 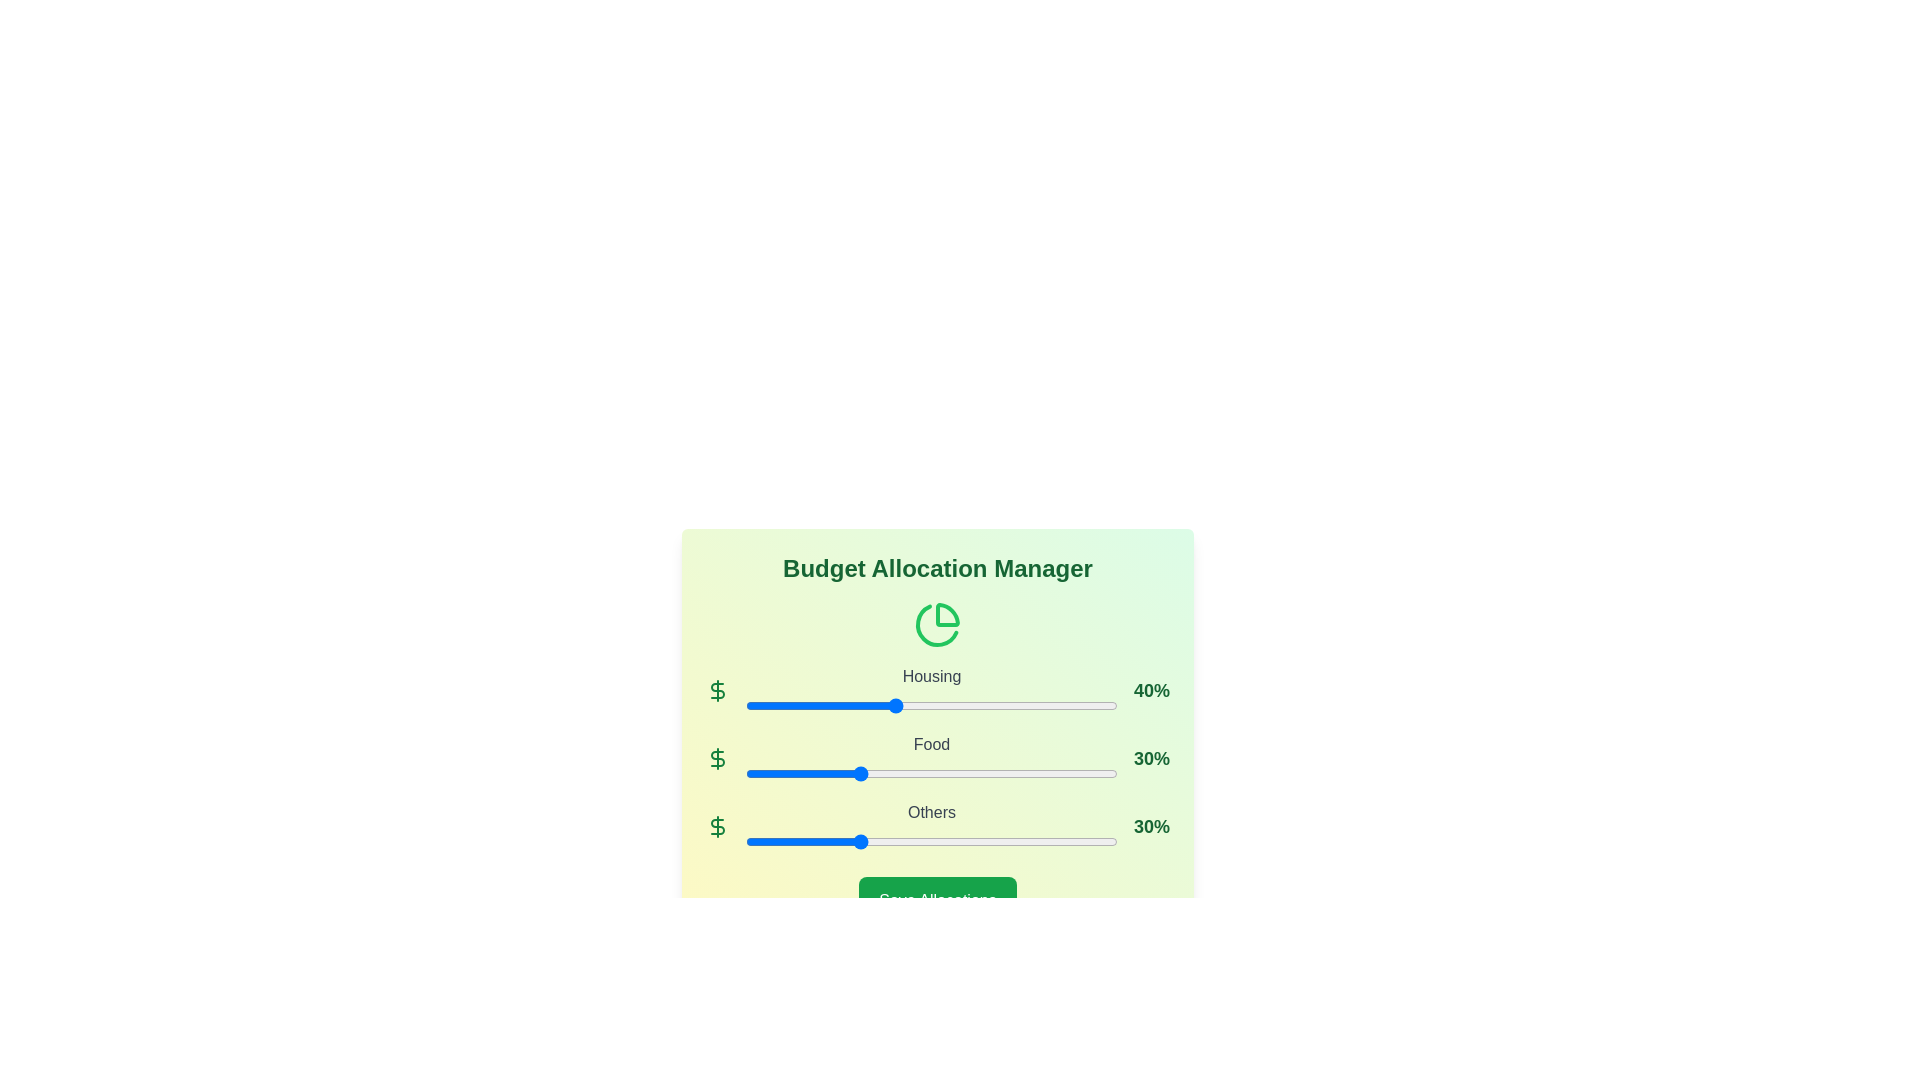 I want to click on the 'Budget Allocation Manager' title to select the text, so click(x=936, y=569).